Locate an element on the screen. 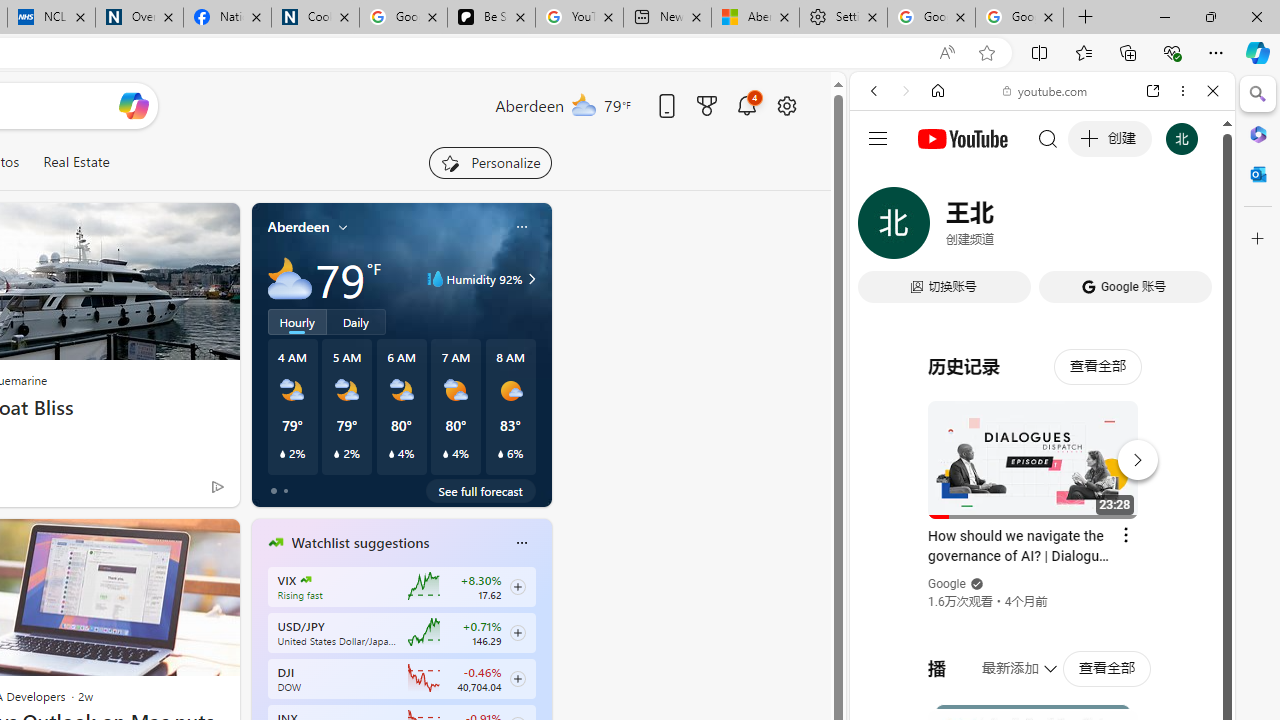 Image resolution: width=1280 pixels, height=720 pixels. 'Show More Music' is located at coordinates (1164, 546).